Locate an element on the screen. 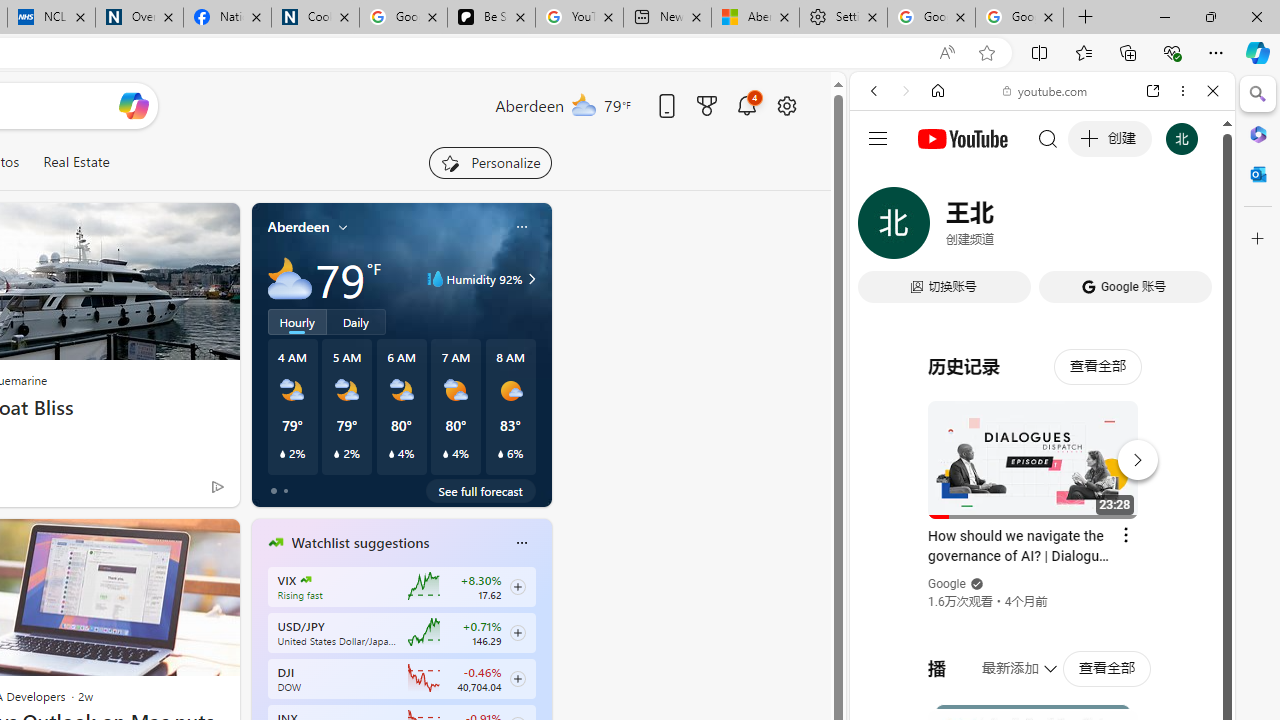 Image resolution: width=1280 pixels, height=720 pixels. 'Show More Music' is located at coordinates (1164, 546).